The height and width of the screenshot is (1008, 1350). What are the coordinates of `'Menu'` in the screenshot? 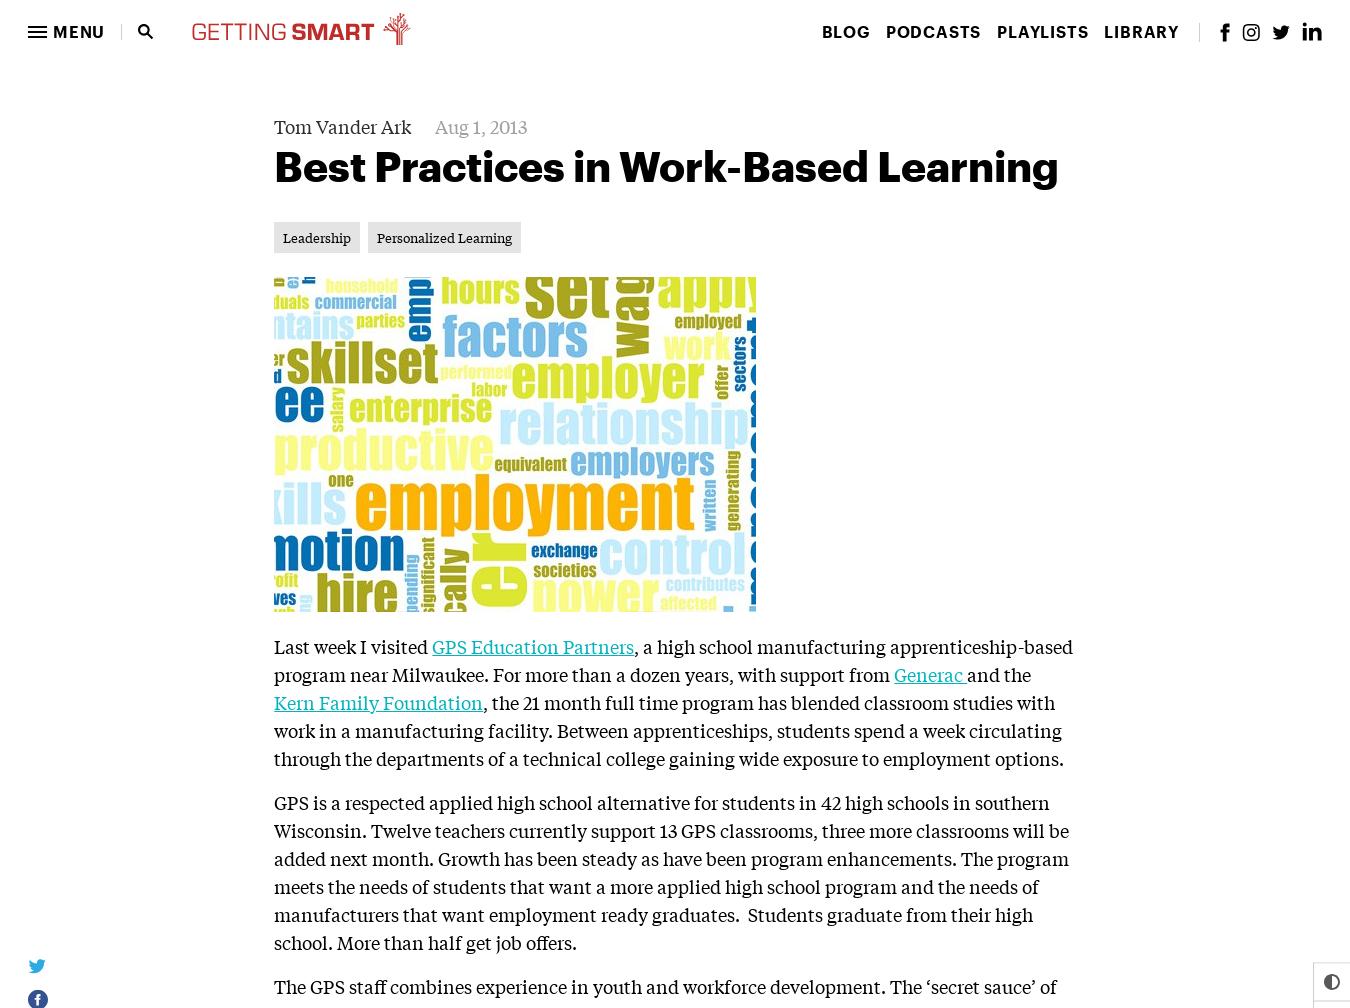 It's located at (77, 31).